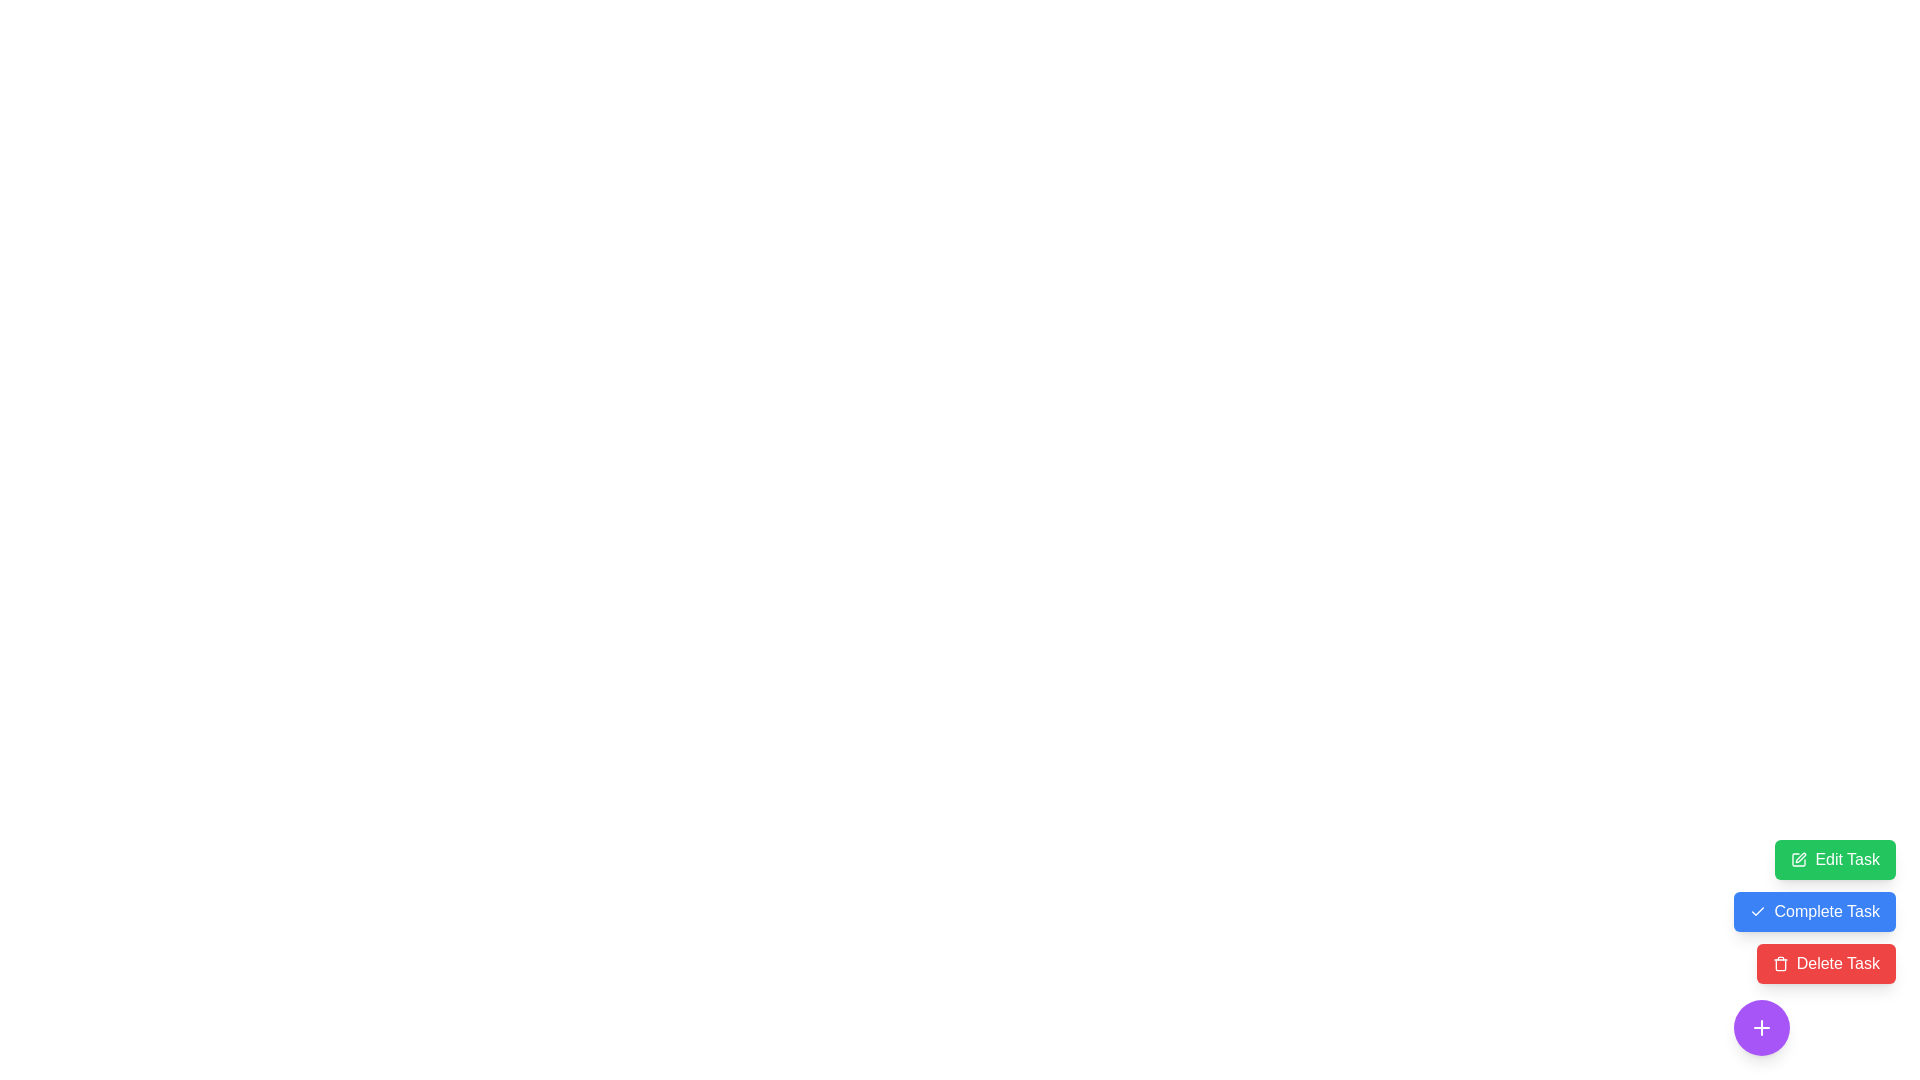 The height and width of the screenshot is (1080, 1920). What do you see at coordinates (1835, 859) in the screenshot?
I see `the green button labeled 'Edit Task' with a pen icon` at bounding box center [1835, 859].